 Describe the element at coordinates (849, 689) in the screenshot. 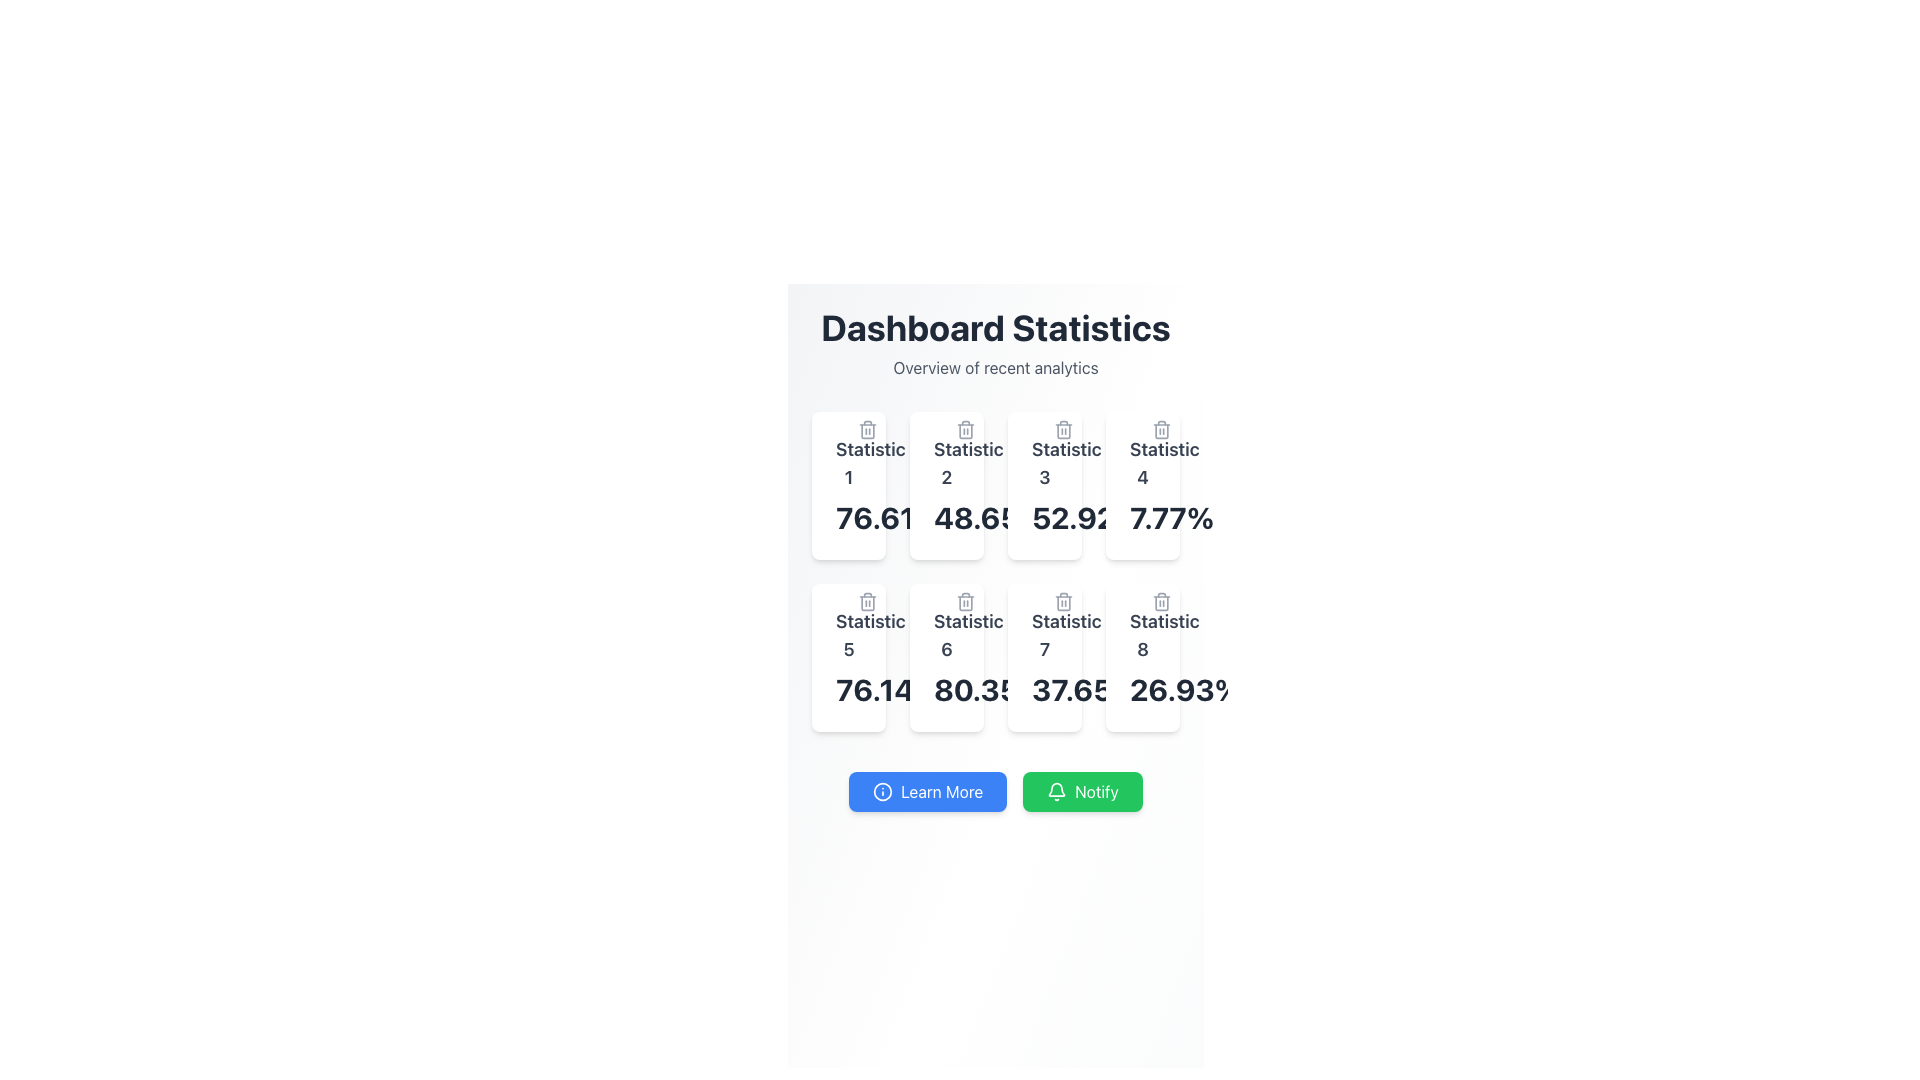

I see `the bold, large-sized text displaying '76.14%' which is positioned below 'Statistic 5' in a card layout` at that location.